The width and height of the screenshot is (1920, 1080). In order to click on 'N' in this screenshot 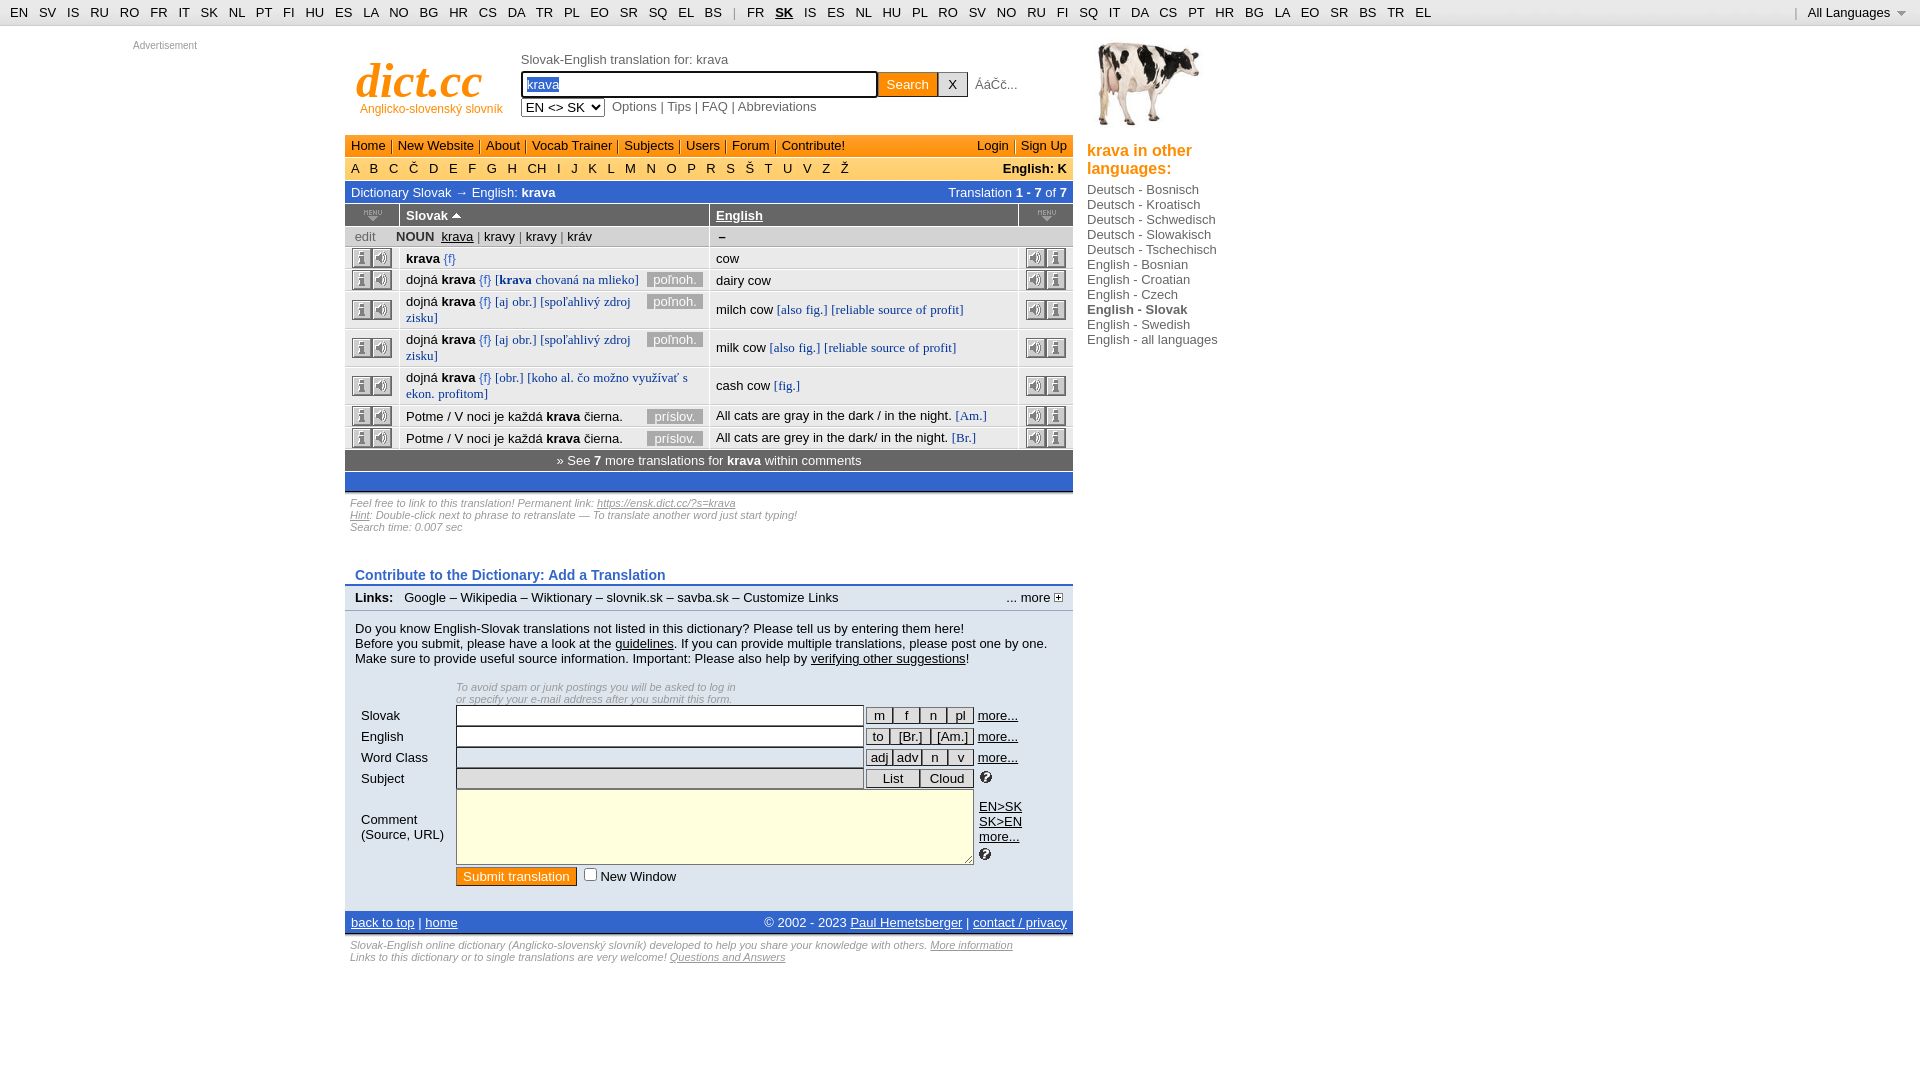, I will do `click(651, 167)`.